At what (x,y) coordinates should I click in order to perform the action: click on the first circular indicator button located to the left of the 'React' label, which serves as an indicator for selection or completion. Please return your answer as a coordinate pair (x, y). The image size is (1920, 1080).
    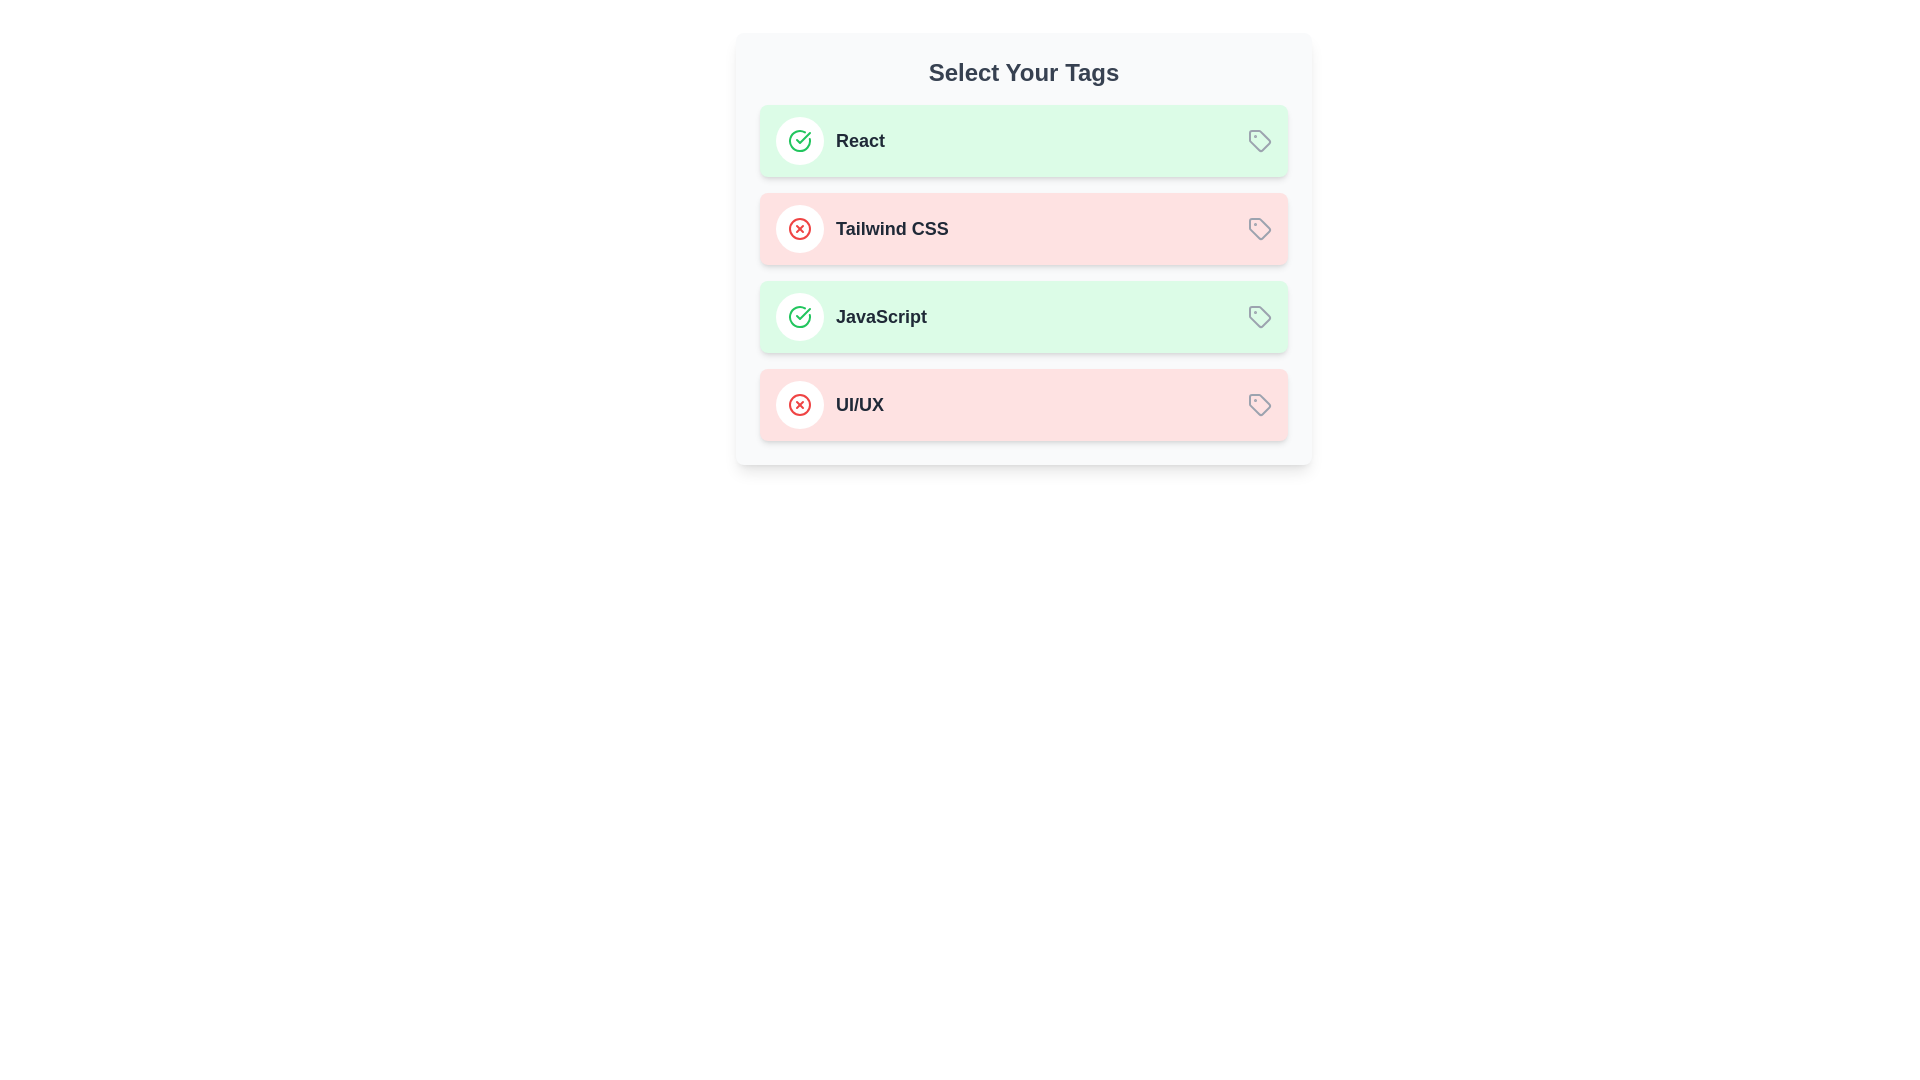
    Looking at the image, I should click on (800, 140).